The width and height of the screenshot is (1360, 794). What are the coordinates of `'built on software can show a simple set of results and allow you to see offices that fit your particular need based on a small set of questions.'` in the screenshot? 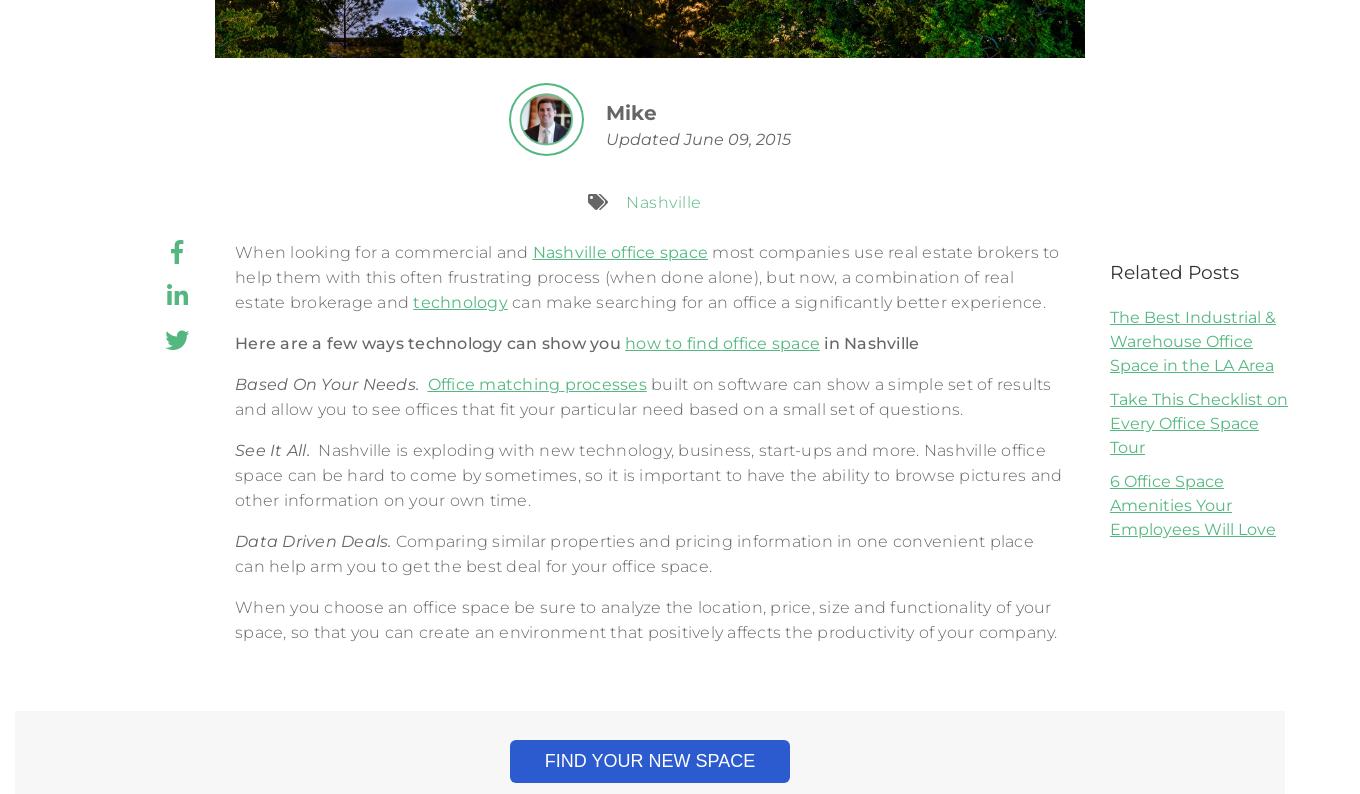 It's located at (642, 397).